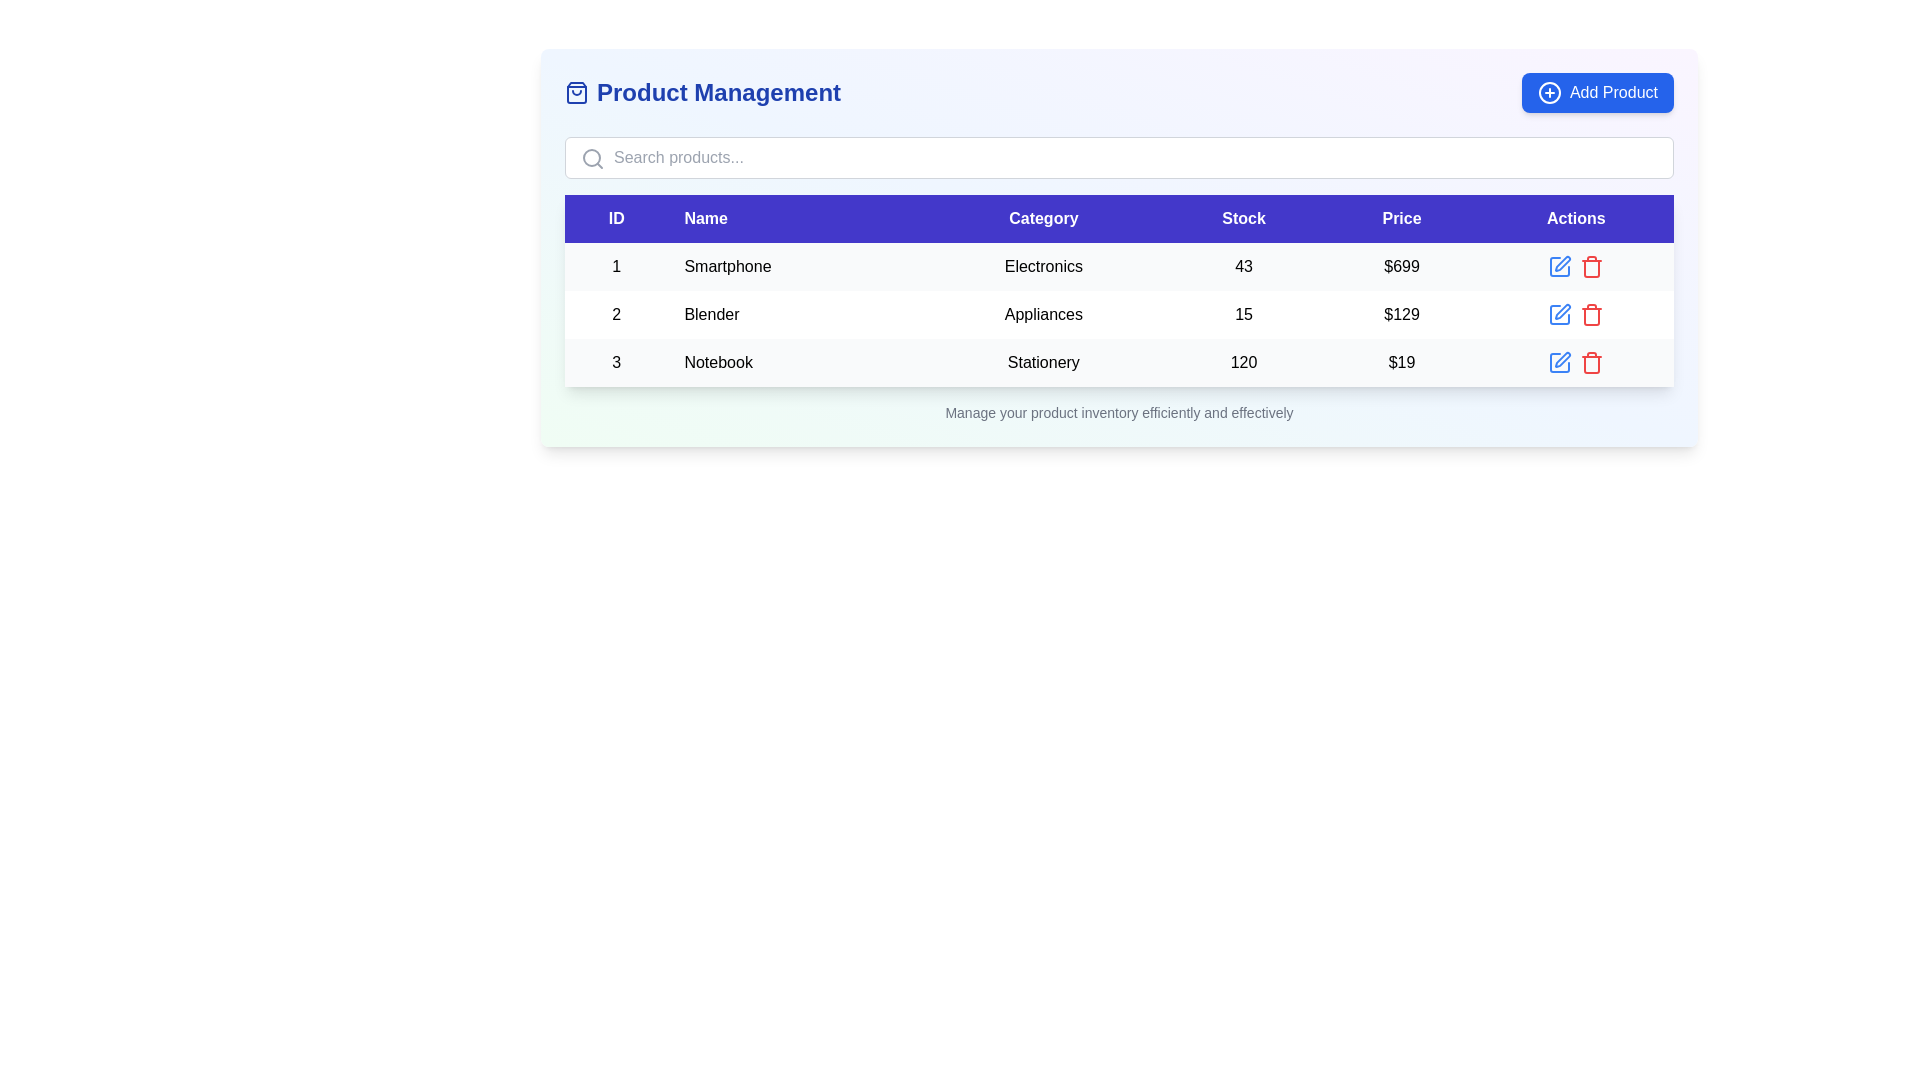 The height and width of the screenshot is (1080, 1920). Describe the element at coordinates (1042, 315) in the screenshot. I see `the 'Appliances' text label in the second row of the table under the 'Category' column, which is styled with a clean sans-serif typeface and located between the 'Blender' and '15' cells` at that location.